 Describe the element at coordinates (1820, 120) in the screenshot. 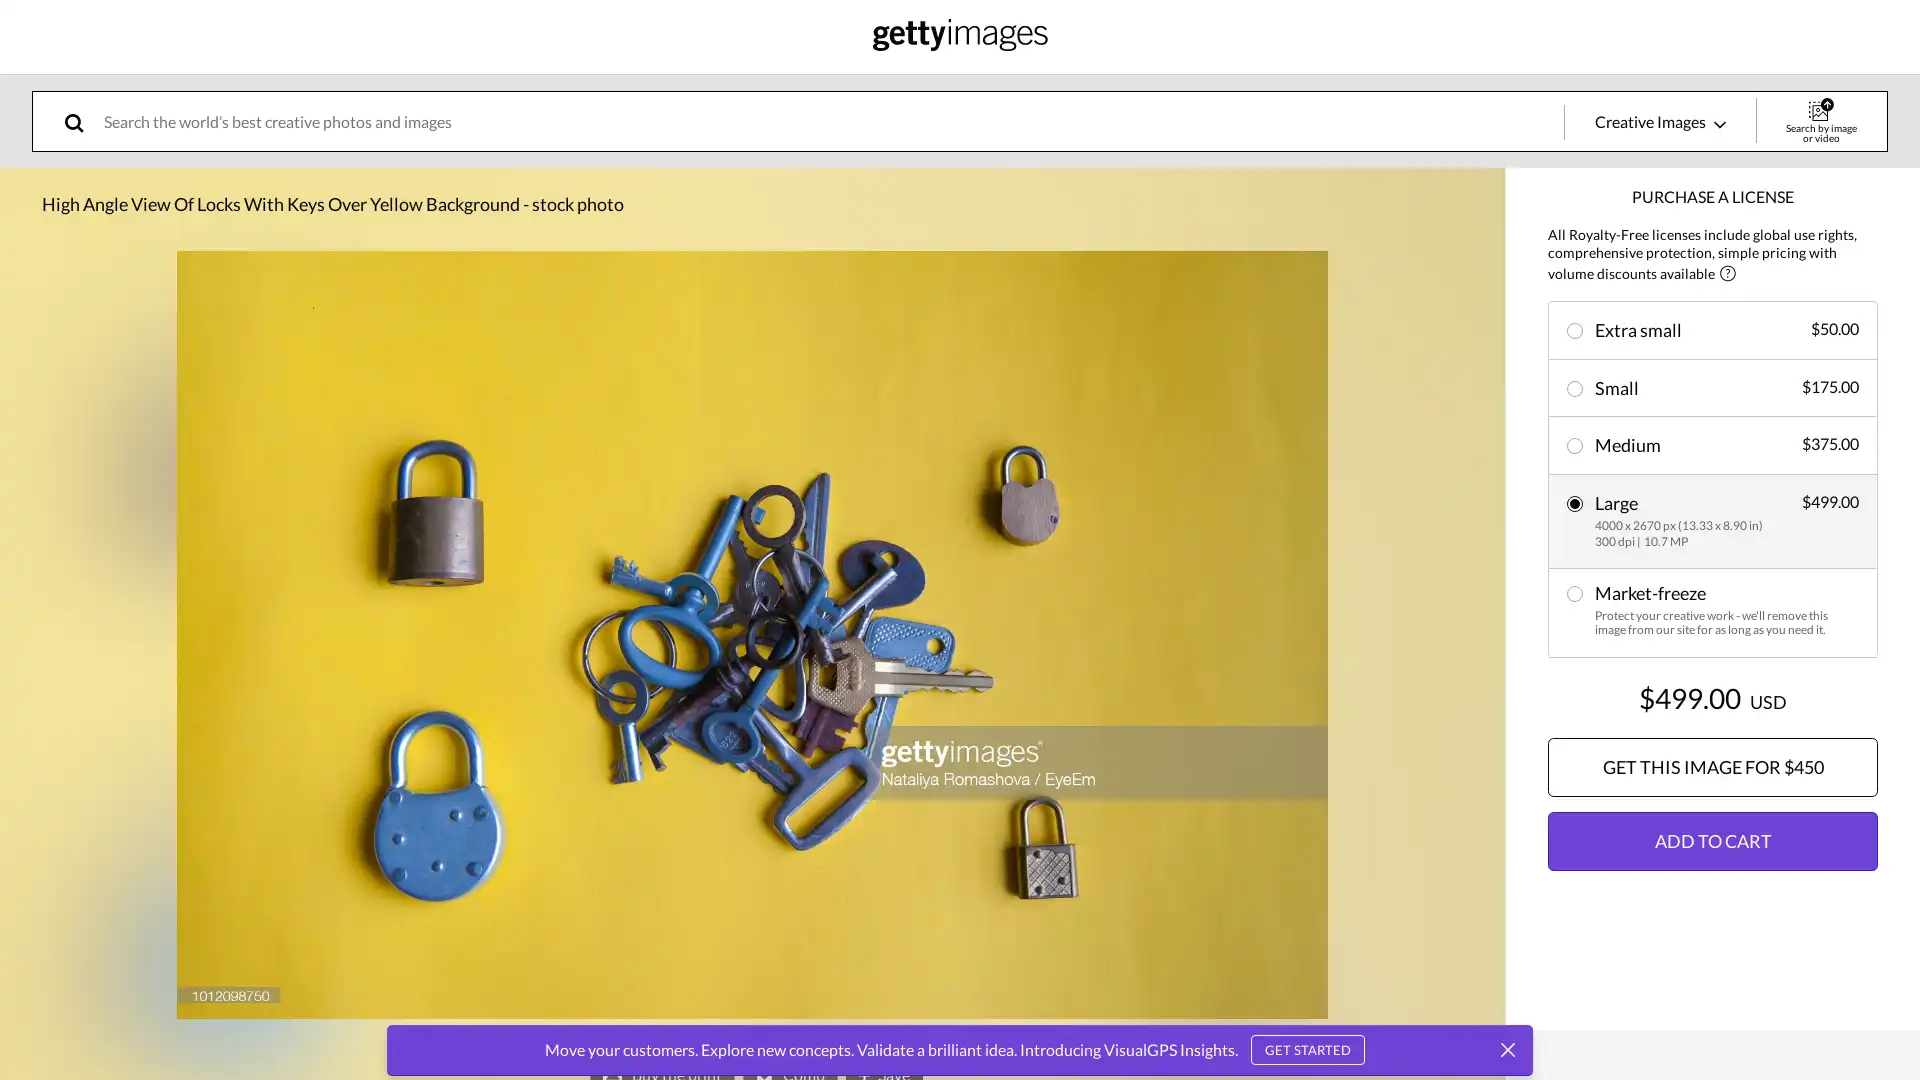

I see `Search by image or video` at that location.